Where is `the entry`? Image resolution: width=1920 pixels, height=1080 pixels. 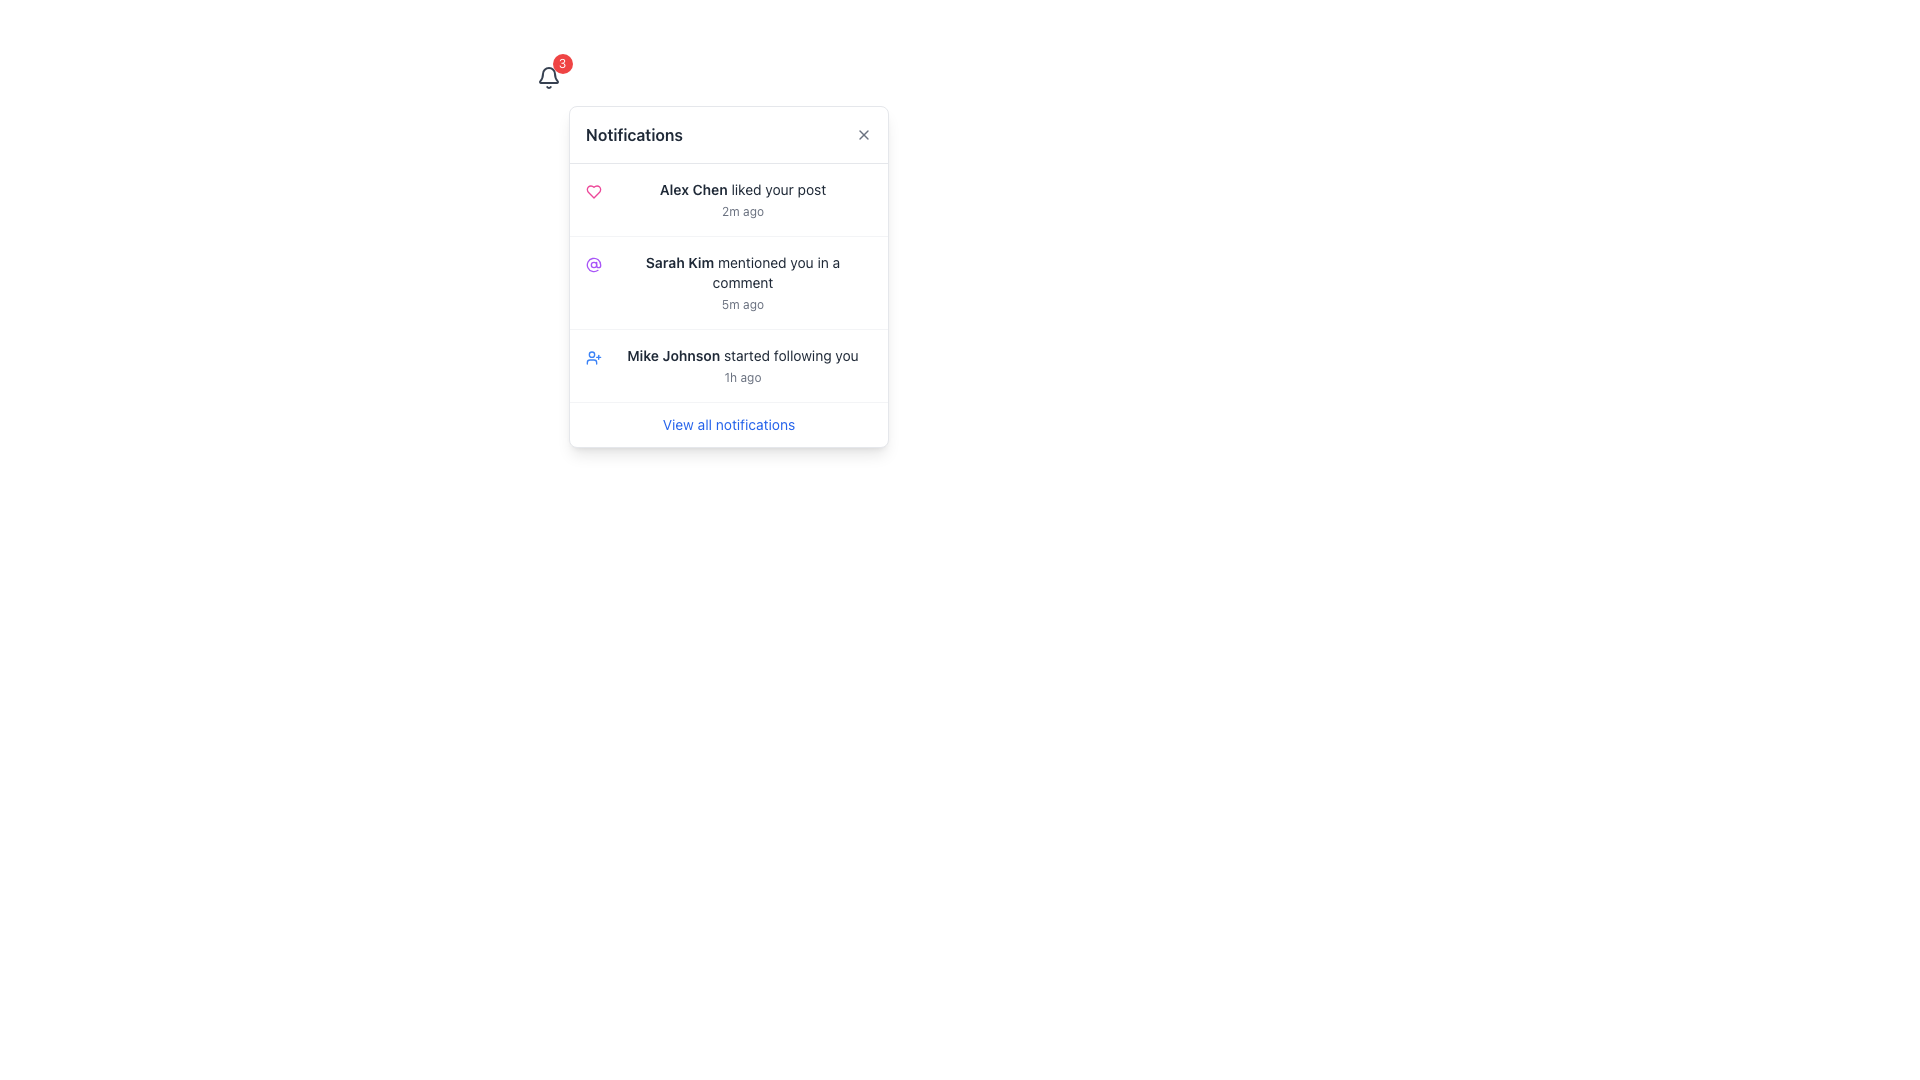 the entry is located at coordinates (728, 282).